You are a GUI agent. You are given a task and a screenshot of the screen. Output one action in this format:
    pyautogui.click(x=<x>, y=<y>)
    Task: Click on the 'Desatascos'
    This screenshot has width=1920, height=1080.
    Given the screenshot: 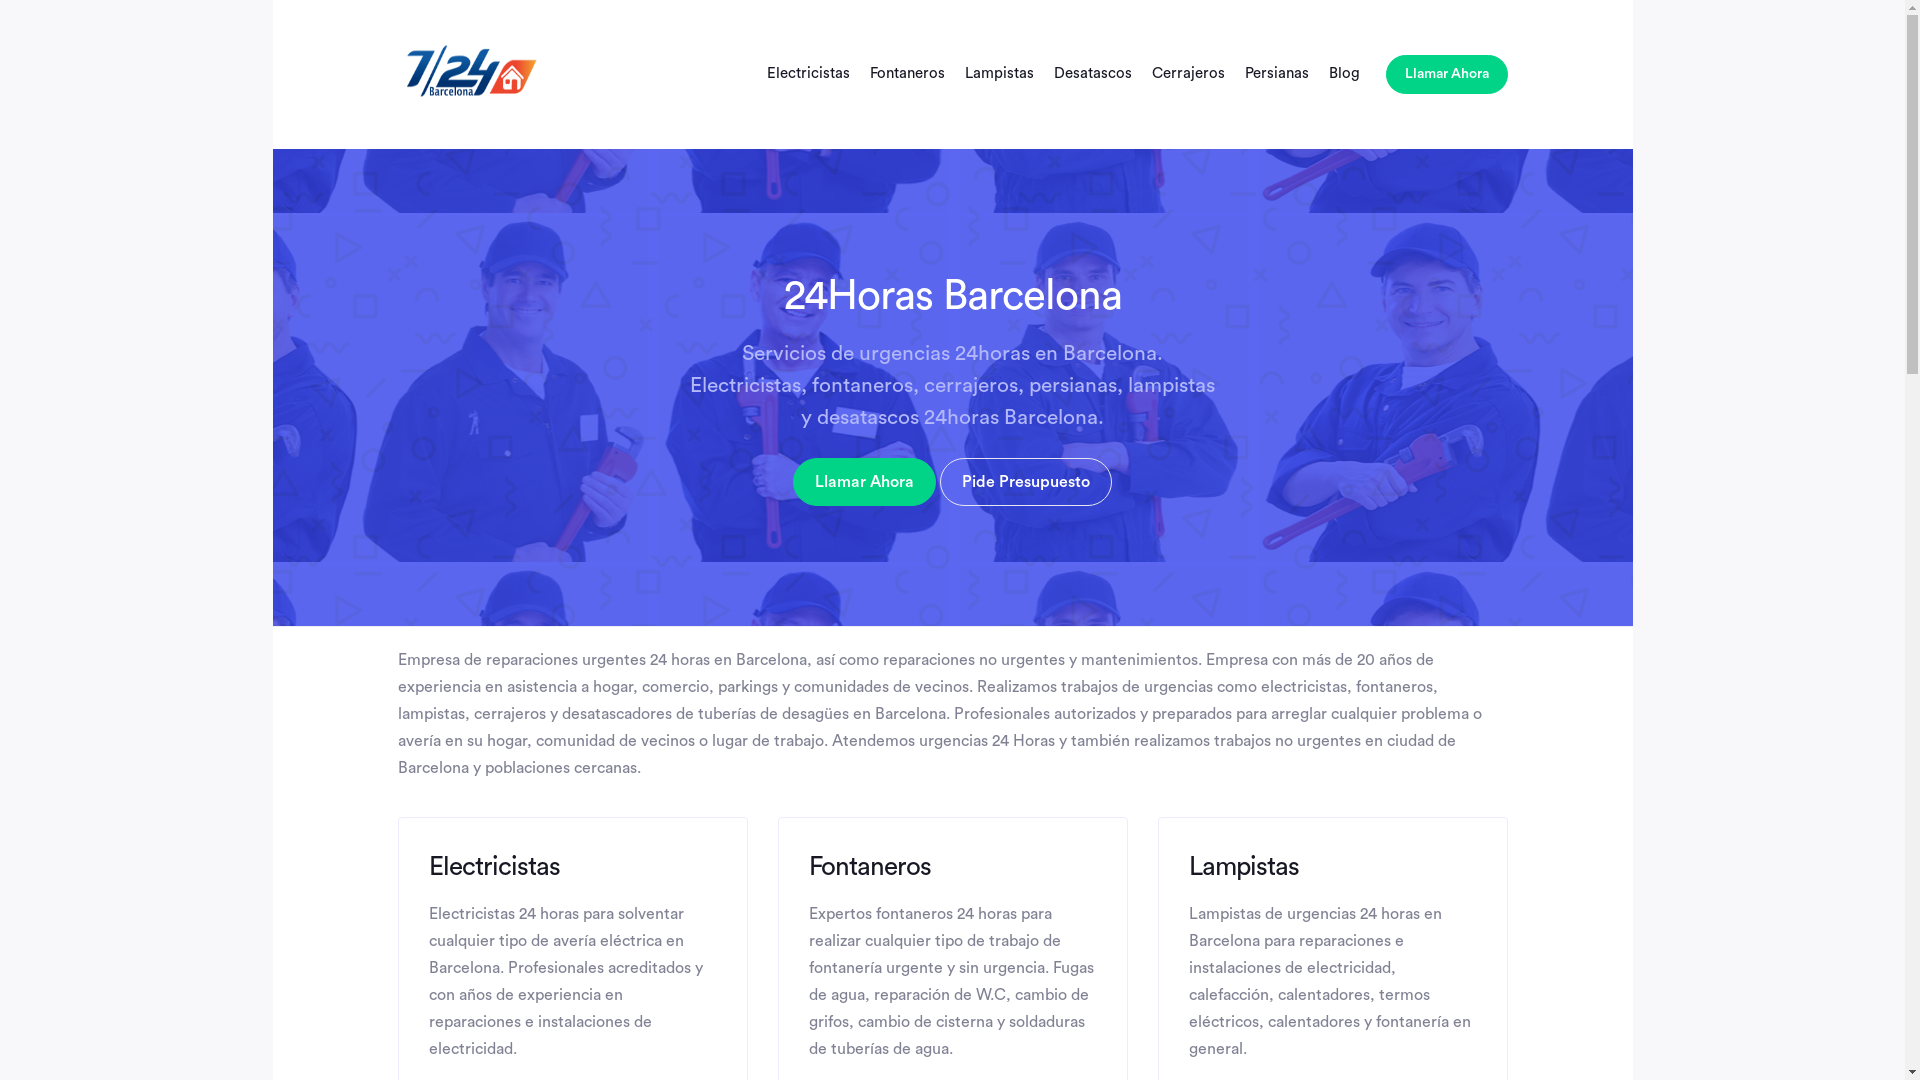 What is the action you would take?
    pyautogui.click(x=1092, y=73)
    